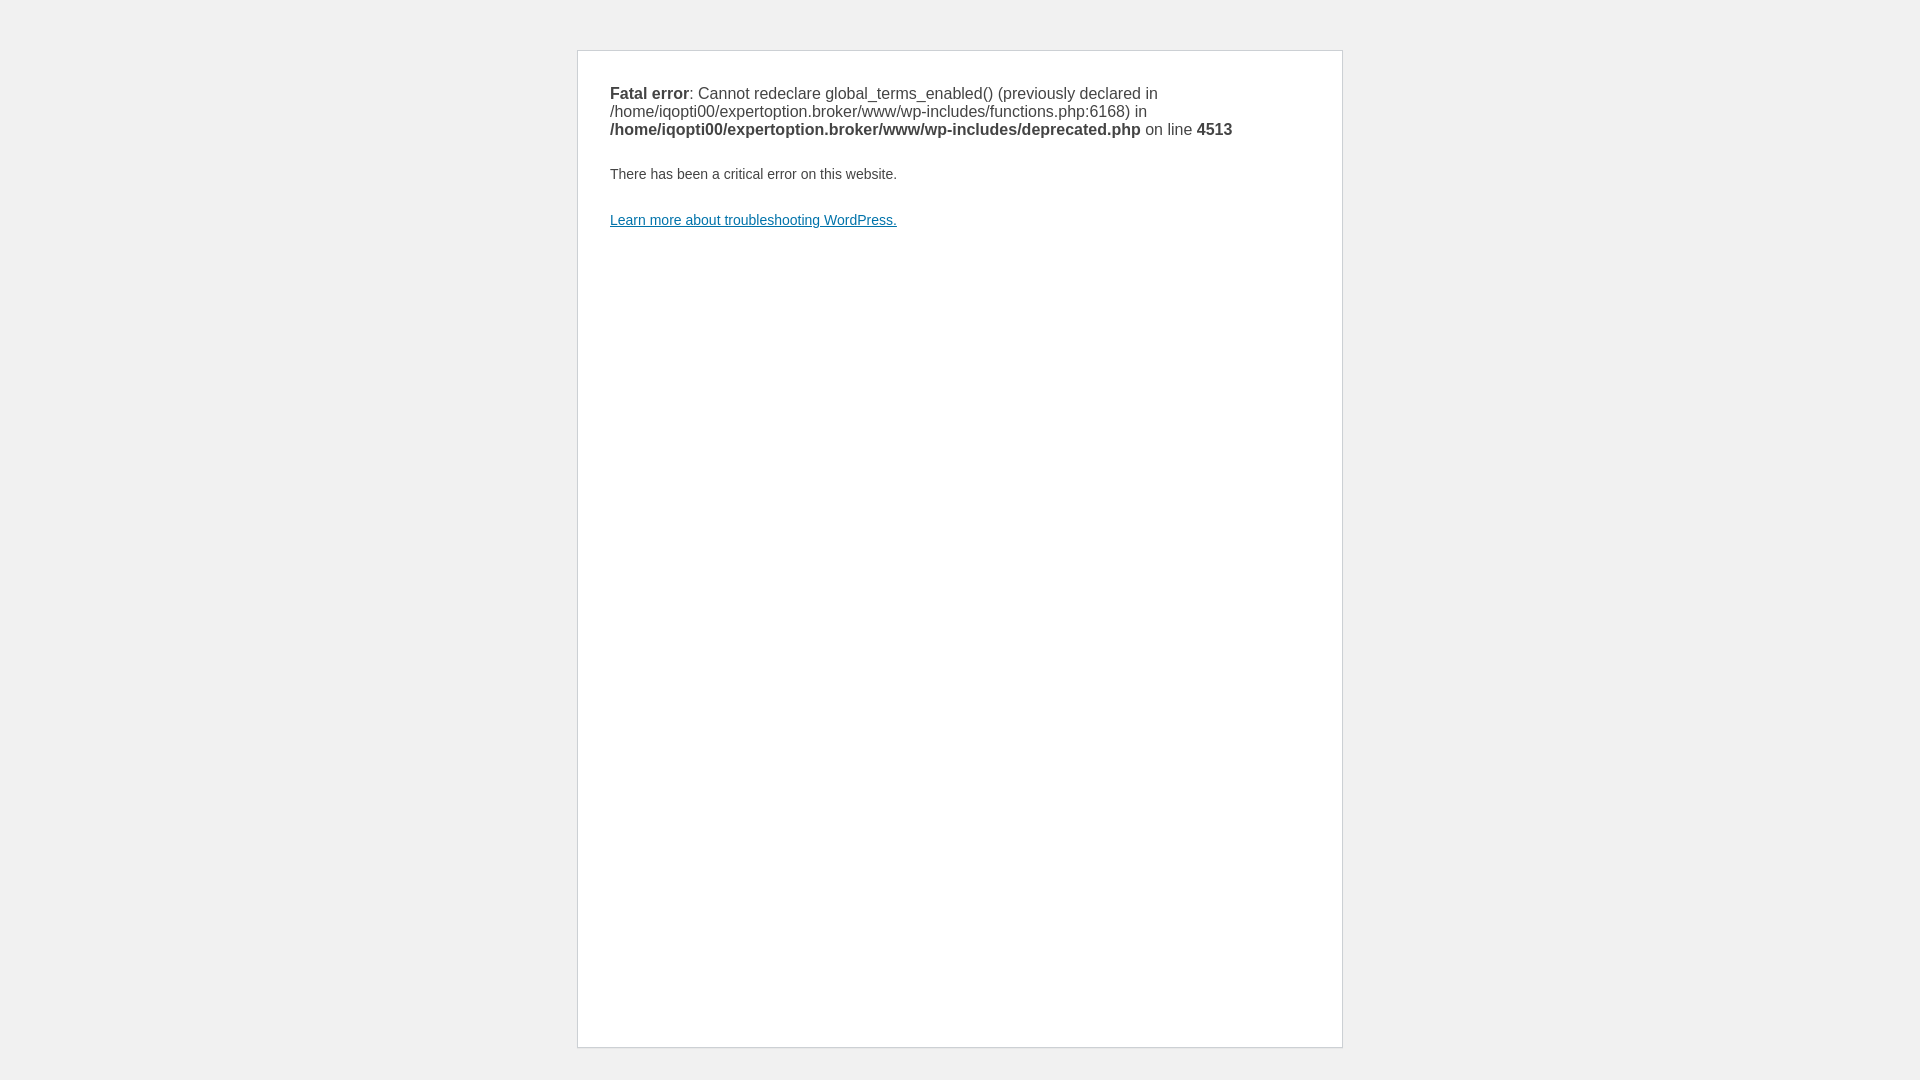  What do you see at coordinates (752, 219) in the screenshot?
I see `'Learn more about troubleshooting WordPress.'` at bounding box center [752, 219].